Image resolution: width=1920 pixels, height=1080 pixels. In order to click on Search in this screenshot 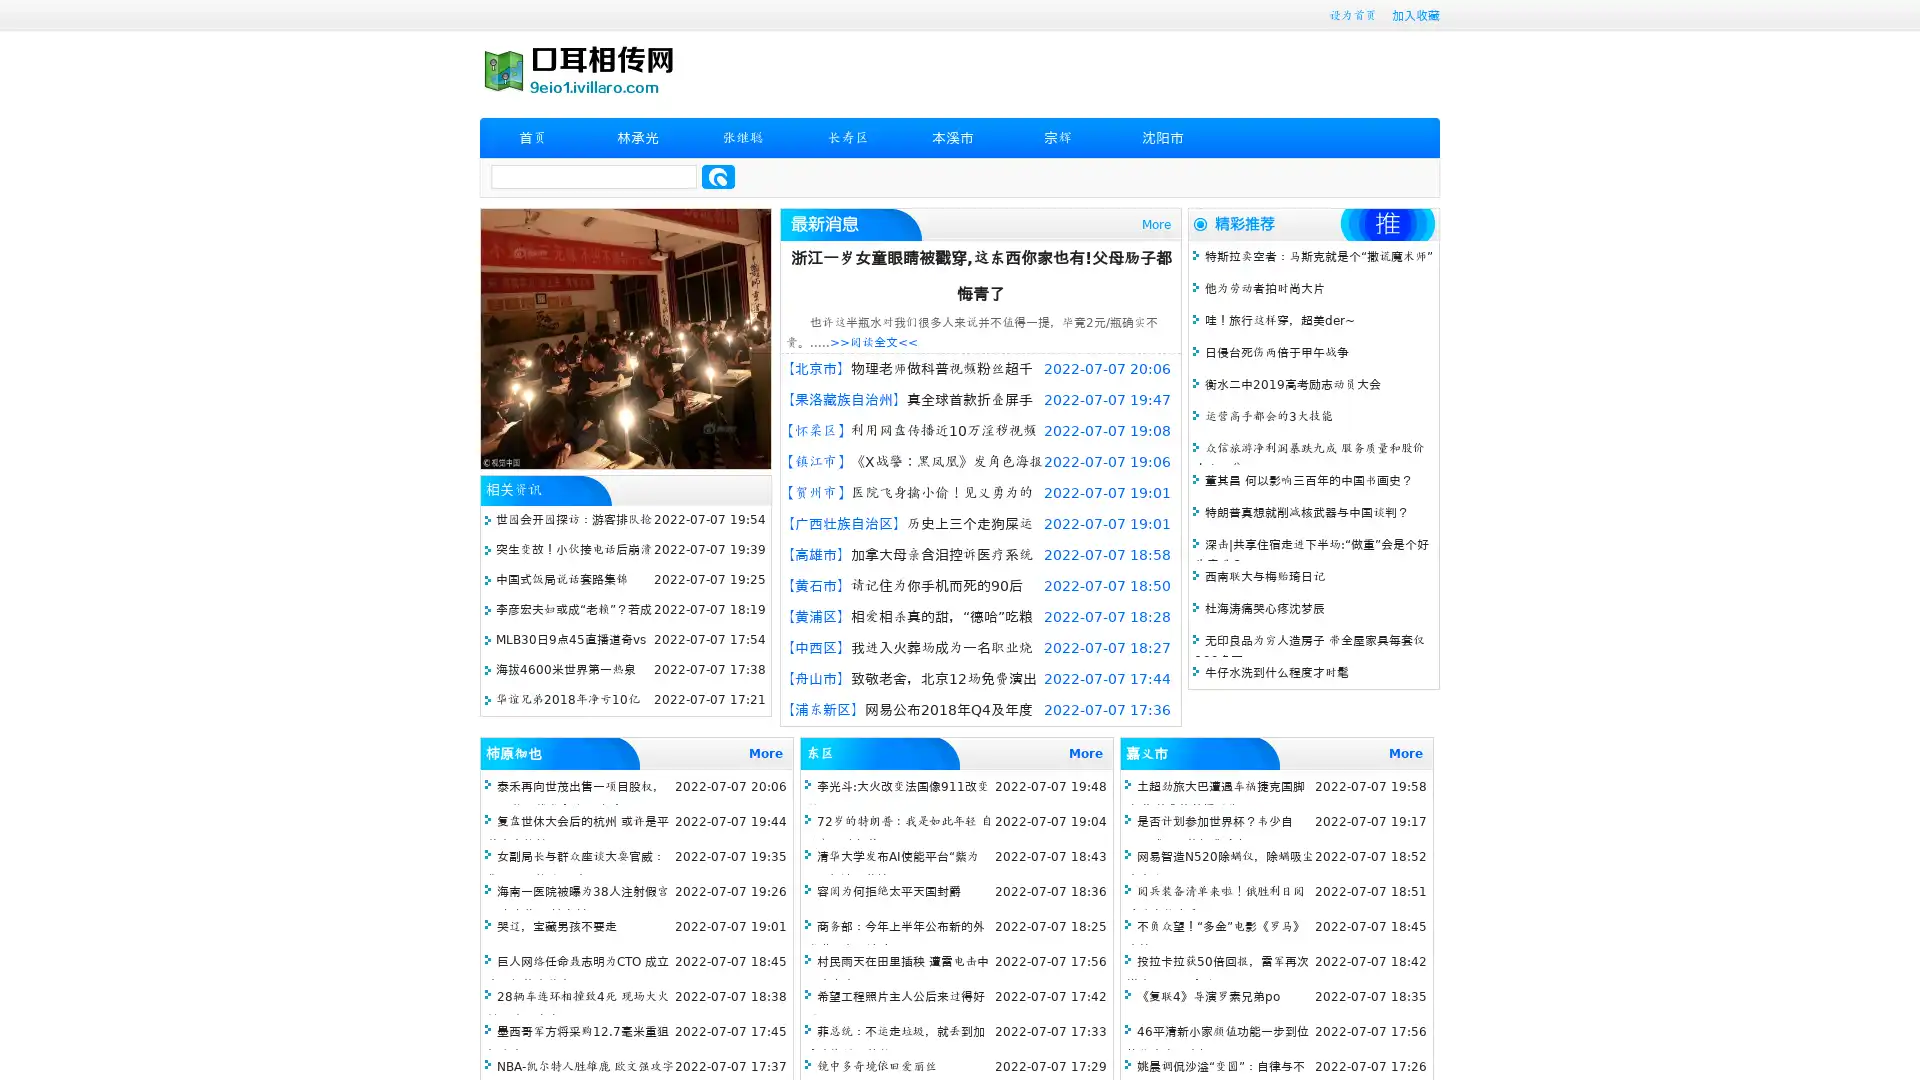, I will do `click(718, 176)`.